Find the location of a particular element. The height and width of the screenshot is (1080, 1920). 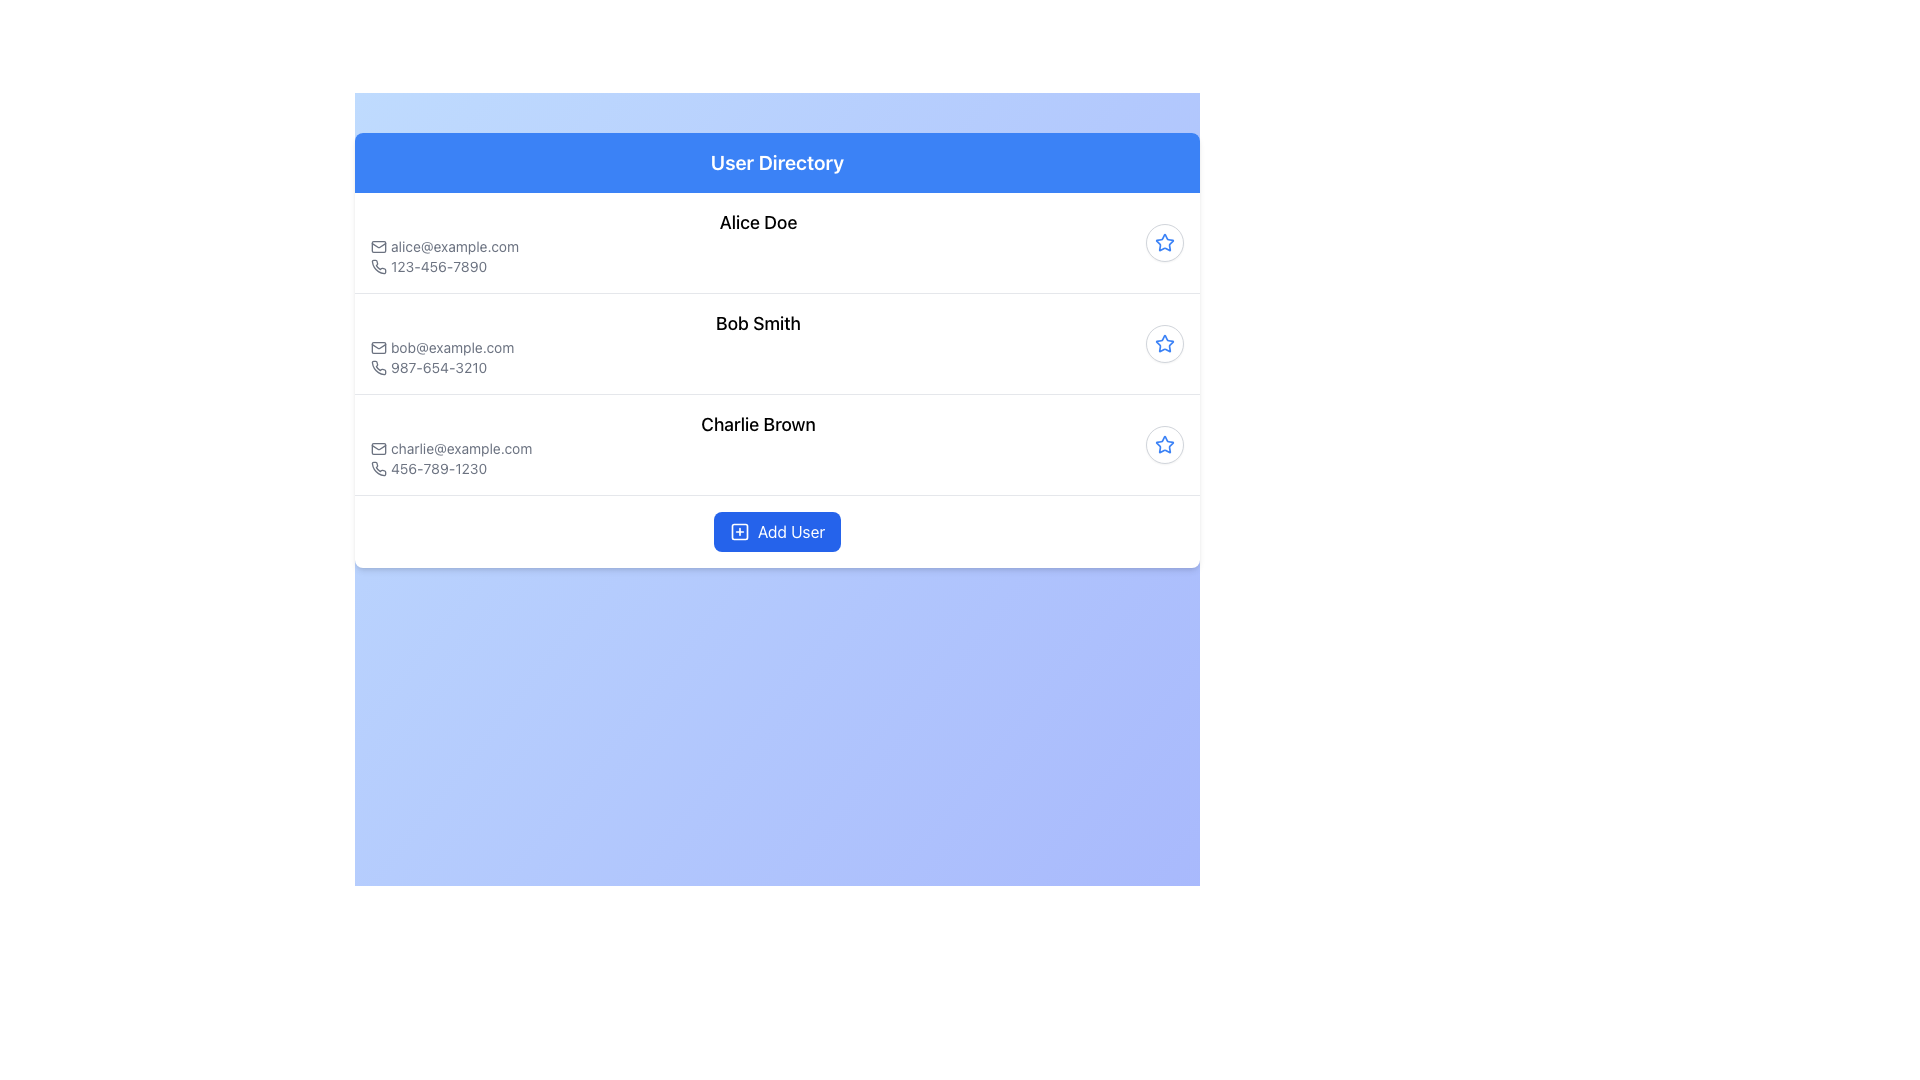

the small gray envelope icon located to the left of the email address 'charlie@example.com' in the user directory interface to interact with the email address is located at coordinates (379, 447).